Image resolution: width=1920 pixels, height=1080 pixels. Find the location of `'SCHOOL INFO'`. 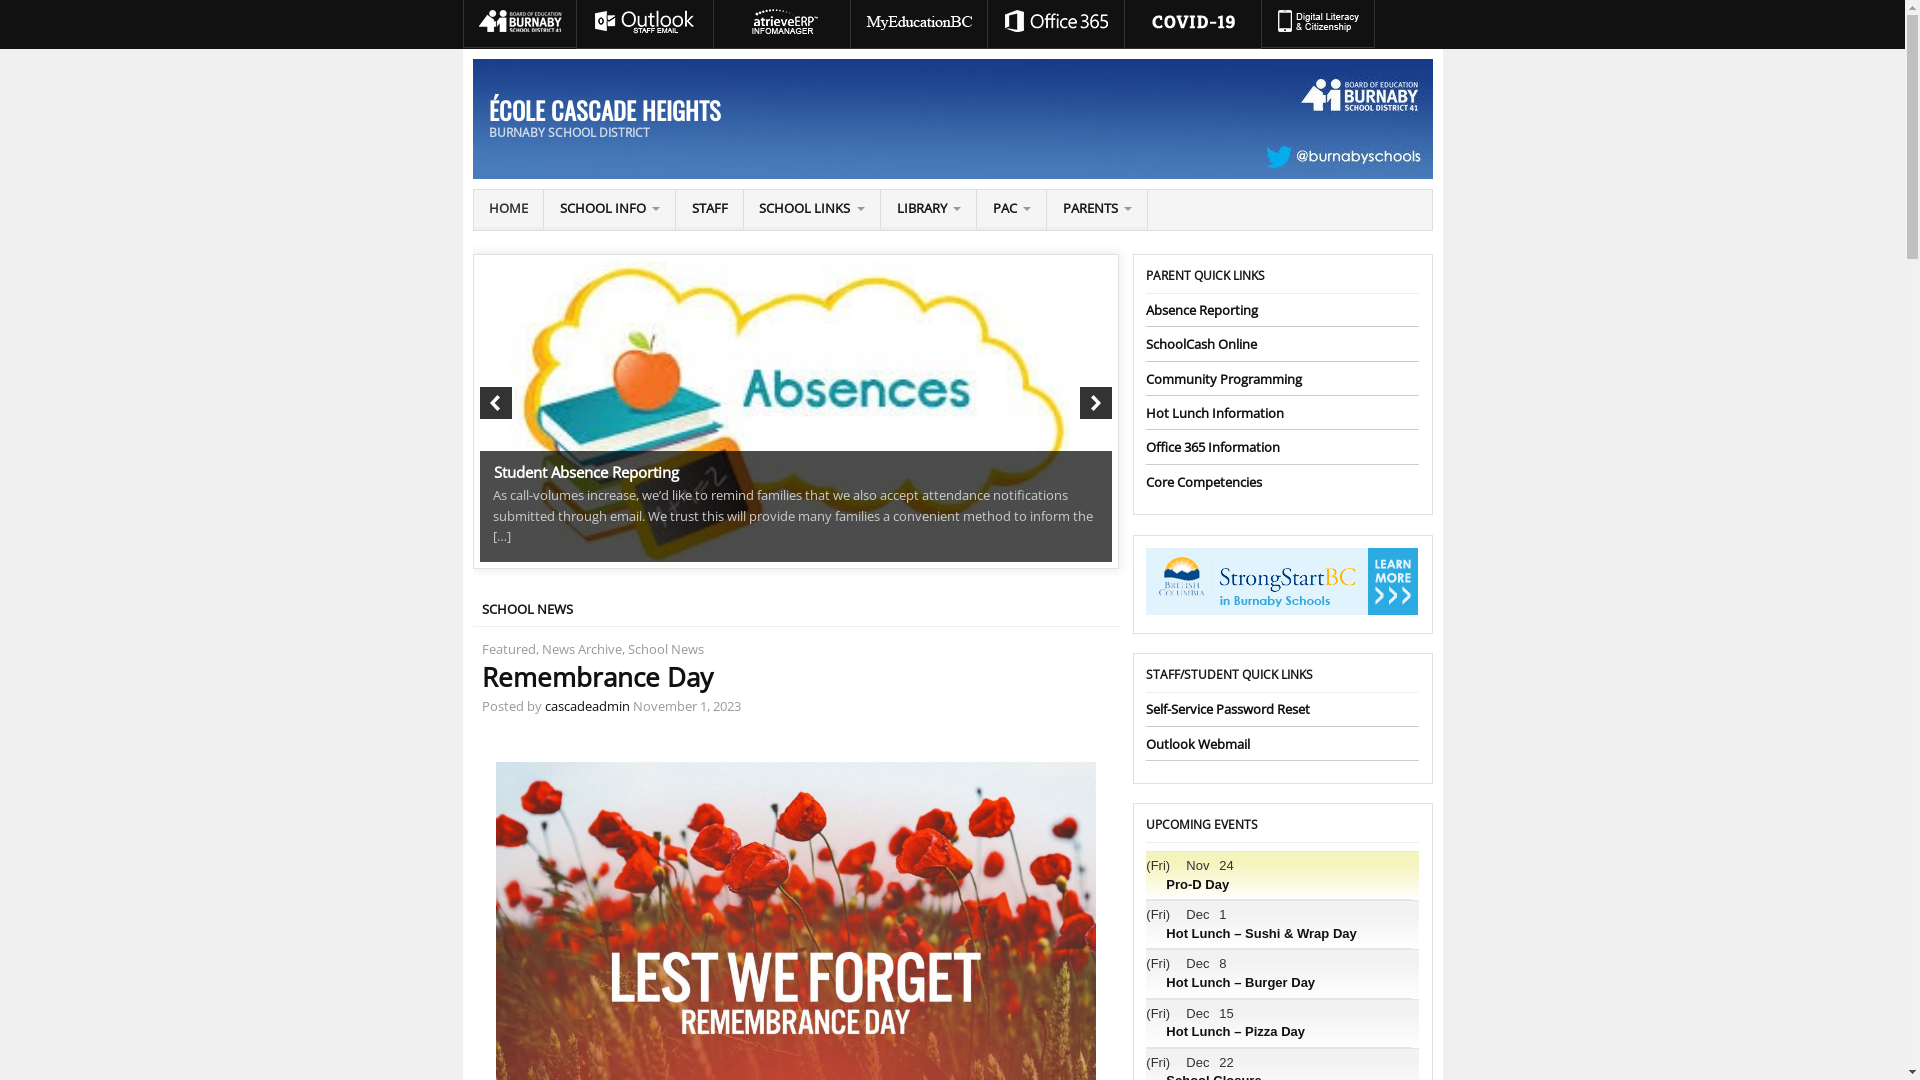

'SCHOOL INFO' is located at coordinates (608, 209).